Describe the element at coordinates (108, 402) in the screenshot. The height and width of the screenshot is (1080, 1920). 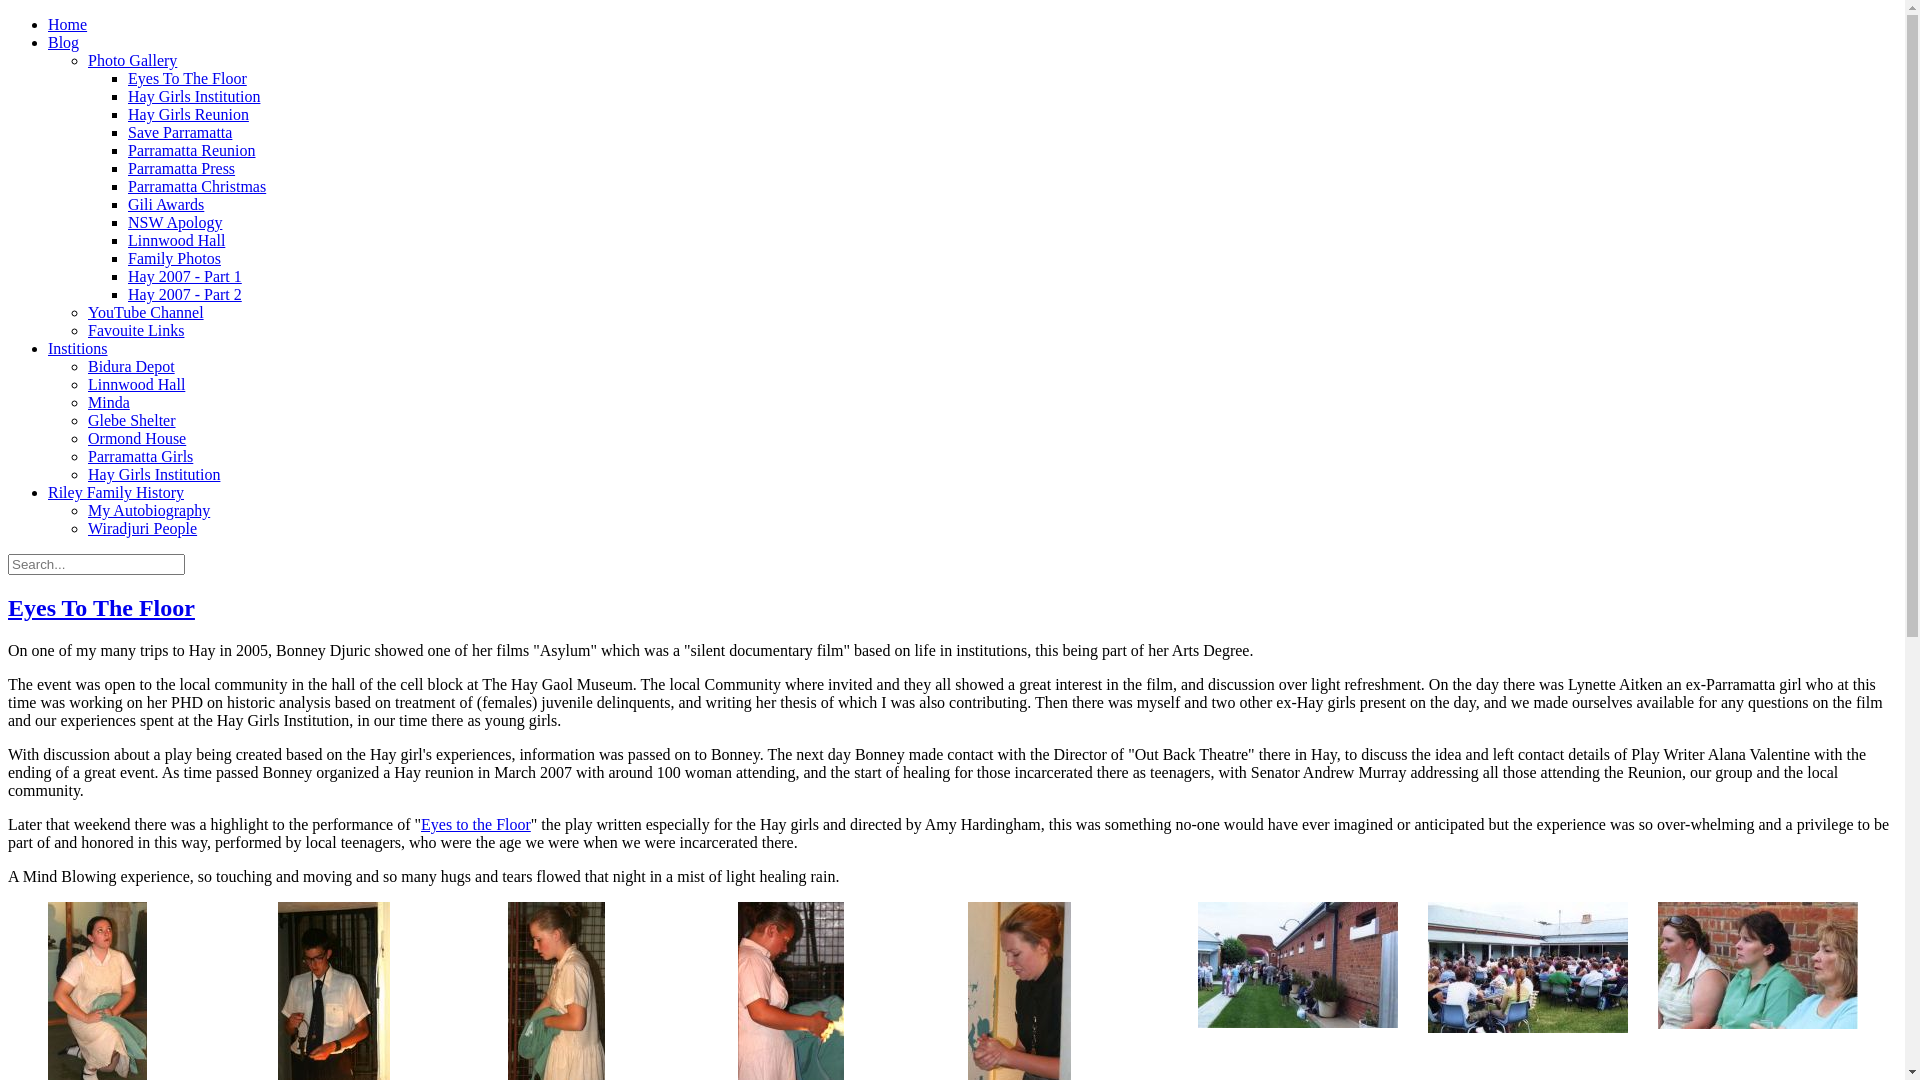
I see `'Minda'` at that location.